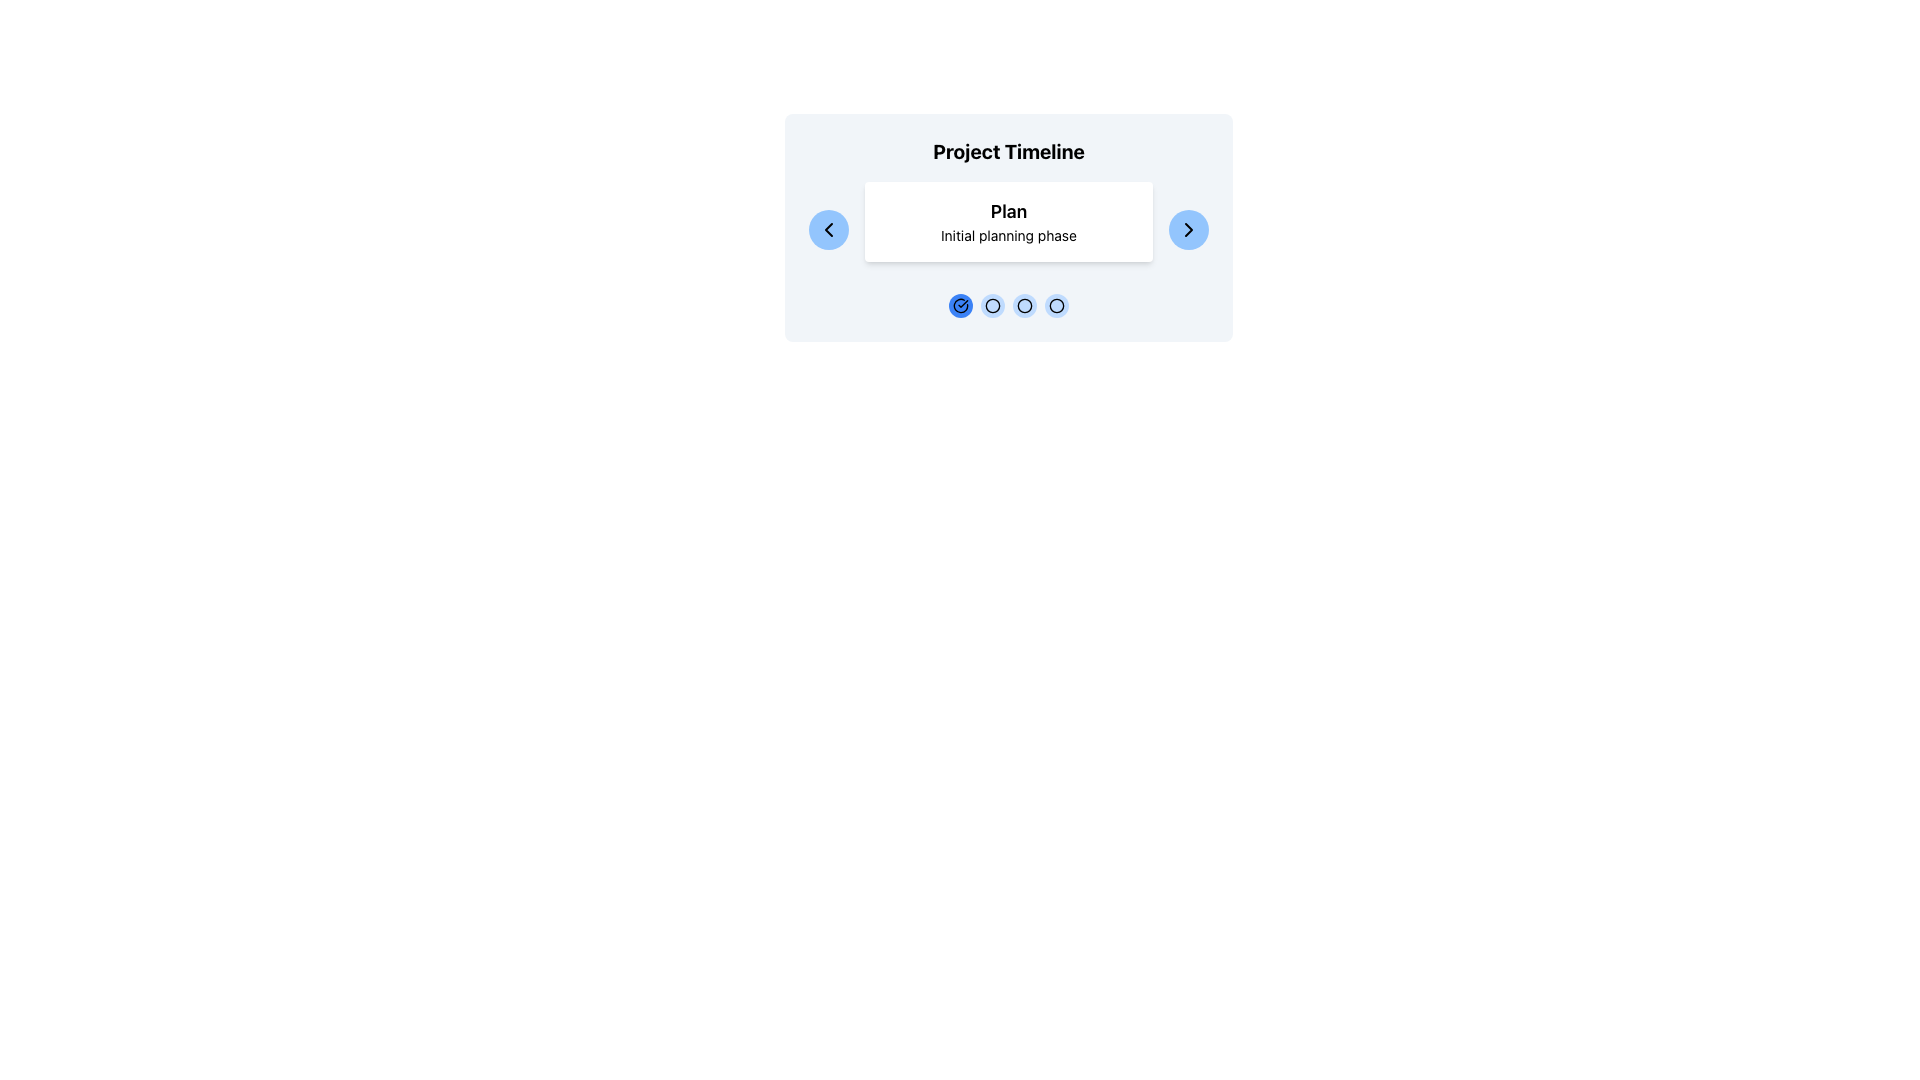  What do you see at coordinates (960, 305) in the screenshot?
I see `the interactive step indicator button located at the first position in the horizontal row below the 'Plan' card for keyboard interaction` at bounding box center [960, 305].